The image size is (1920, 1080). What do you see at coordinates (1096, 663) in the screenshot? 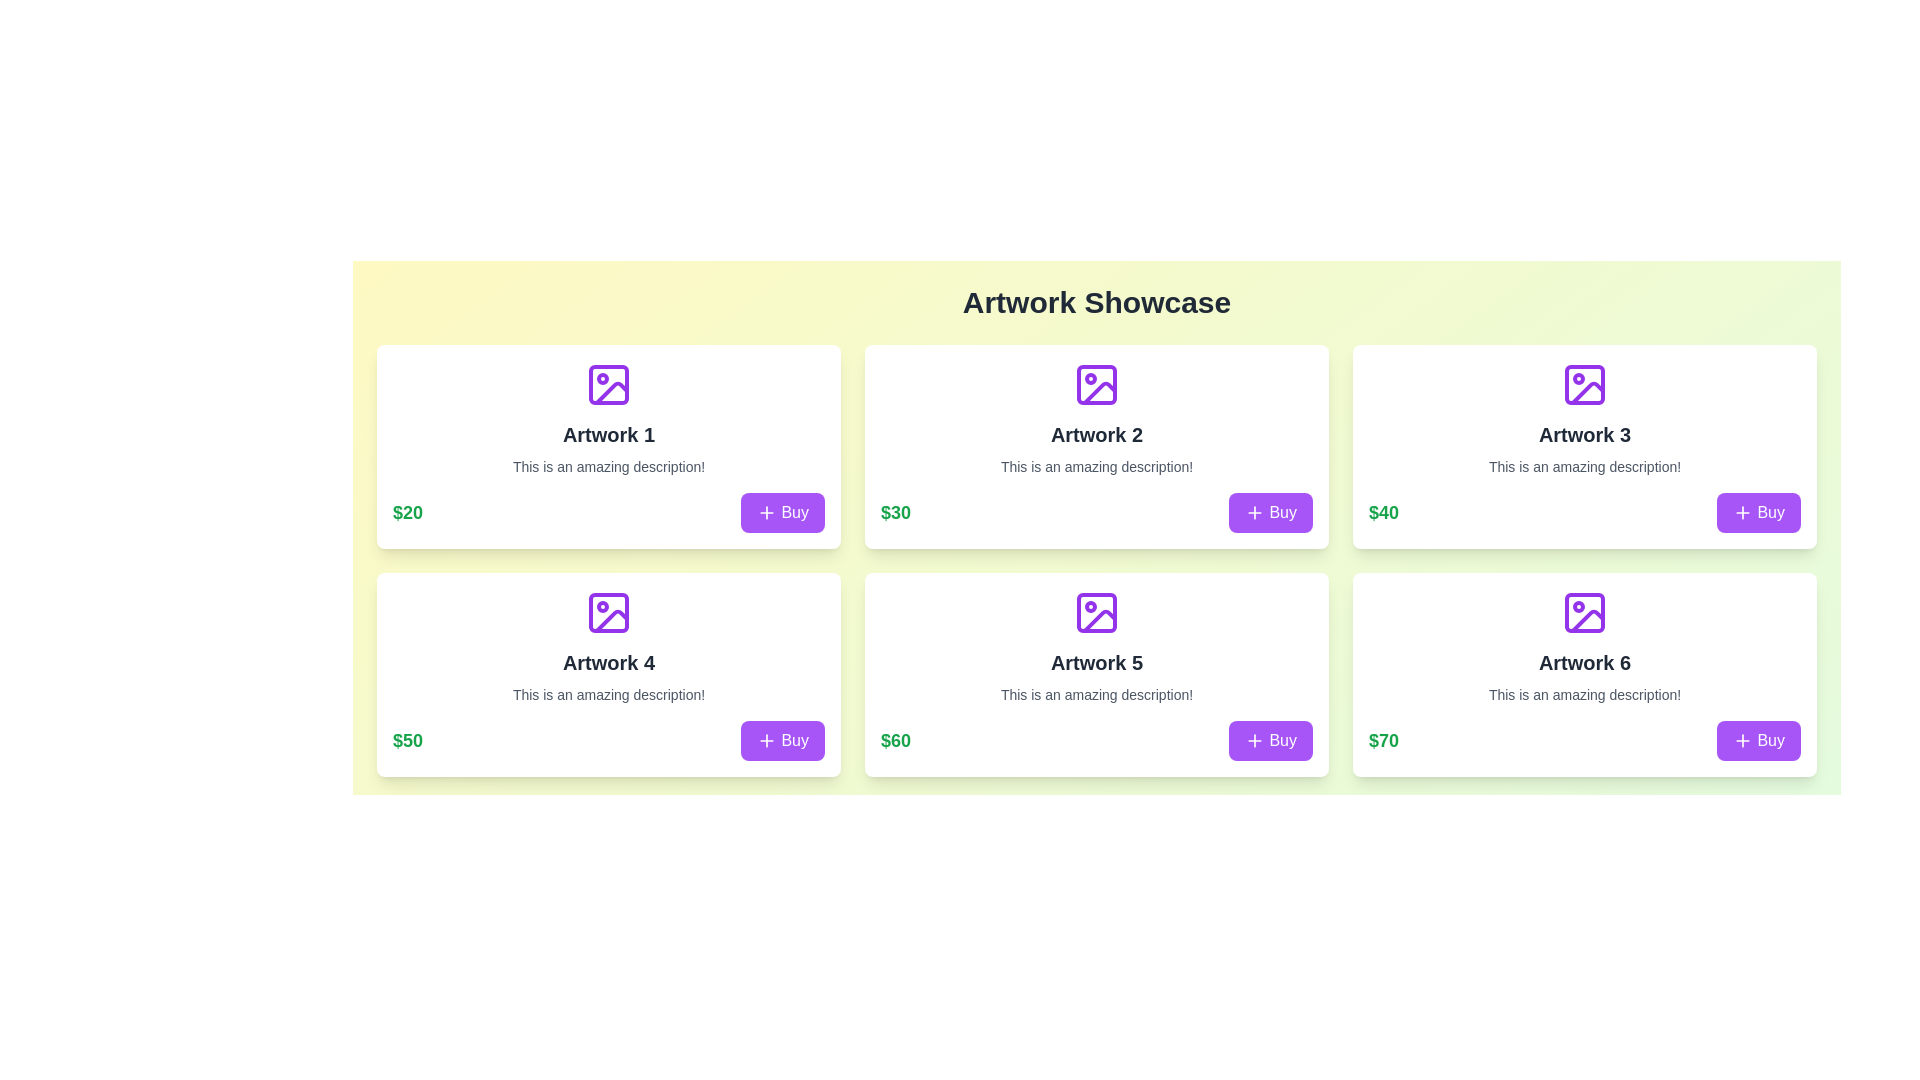
I see `the text label that reads 'Artwork 5', which is bold and extra-large, located in the bottom middle cell of a grid layout` at bounding box center [1096, 663].